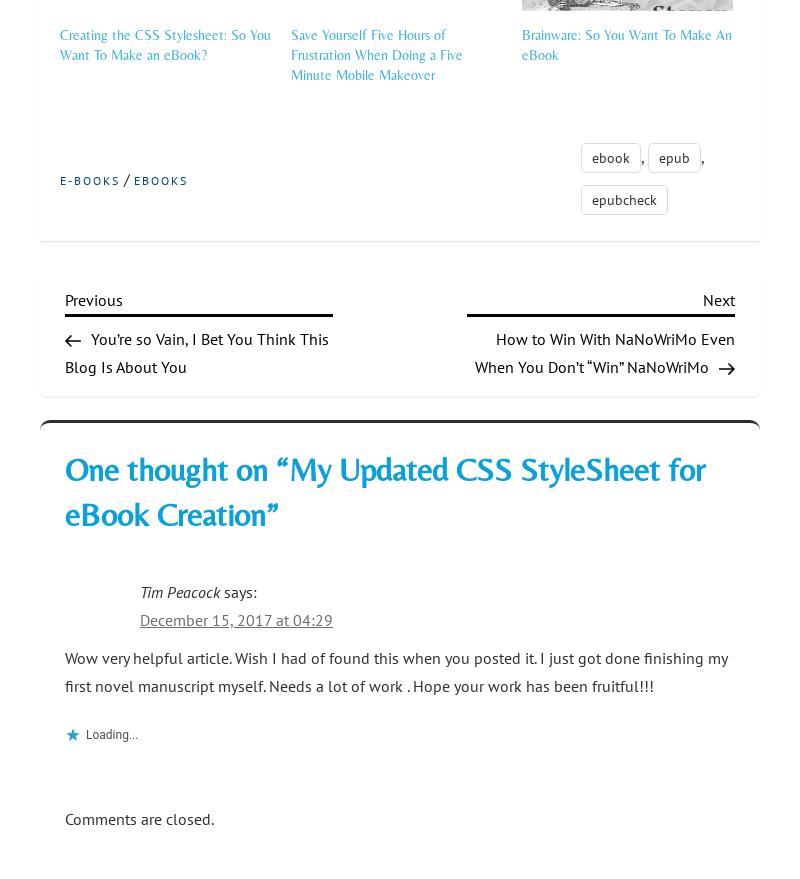  What do you see at coordinates (90, 179) in the screenshot?
I see `'e-books'` at bounding box center [90, 179].